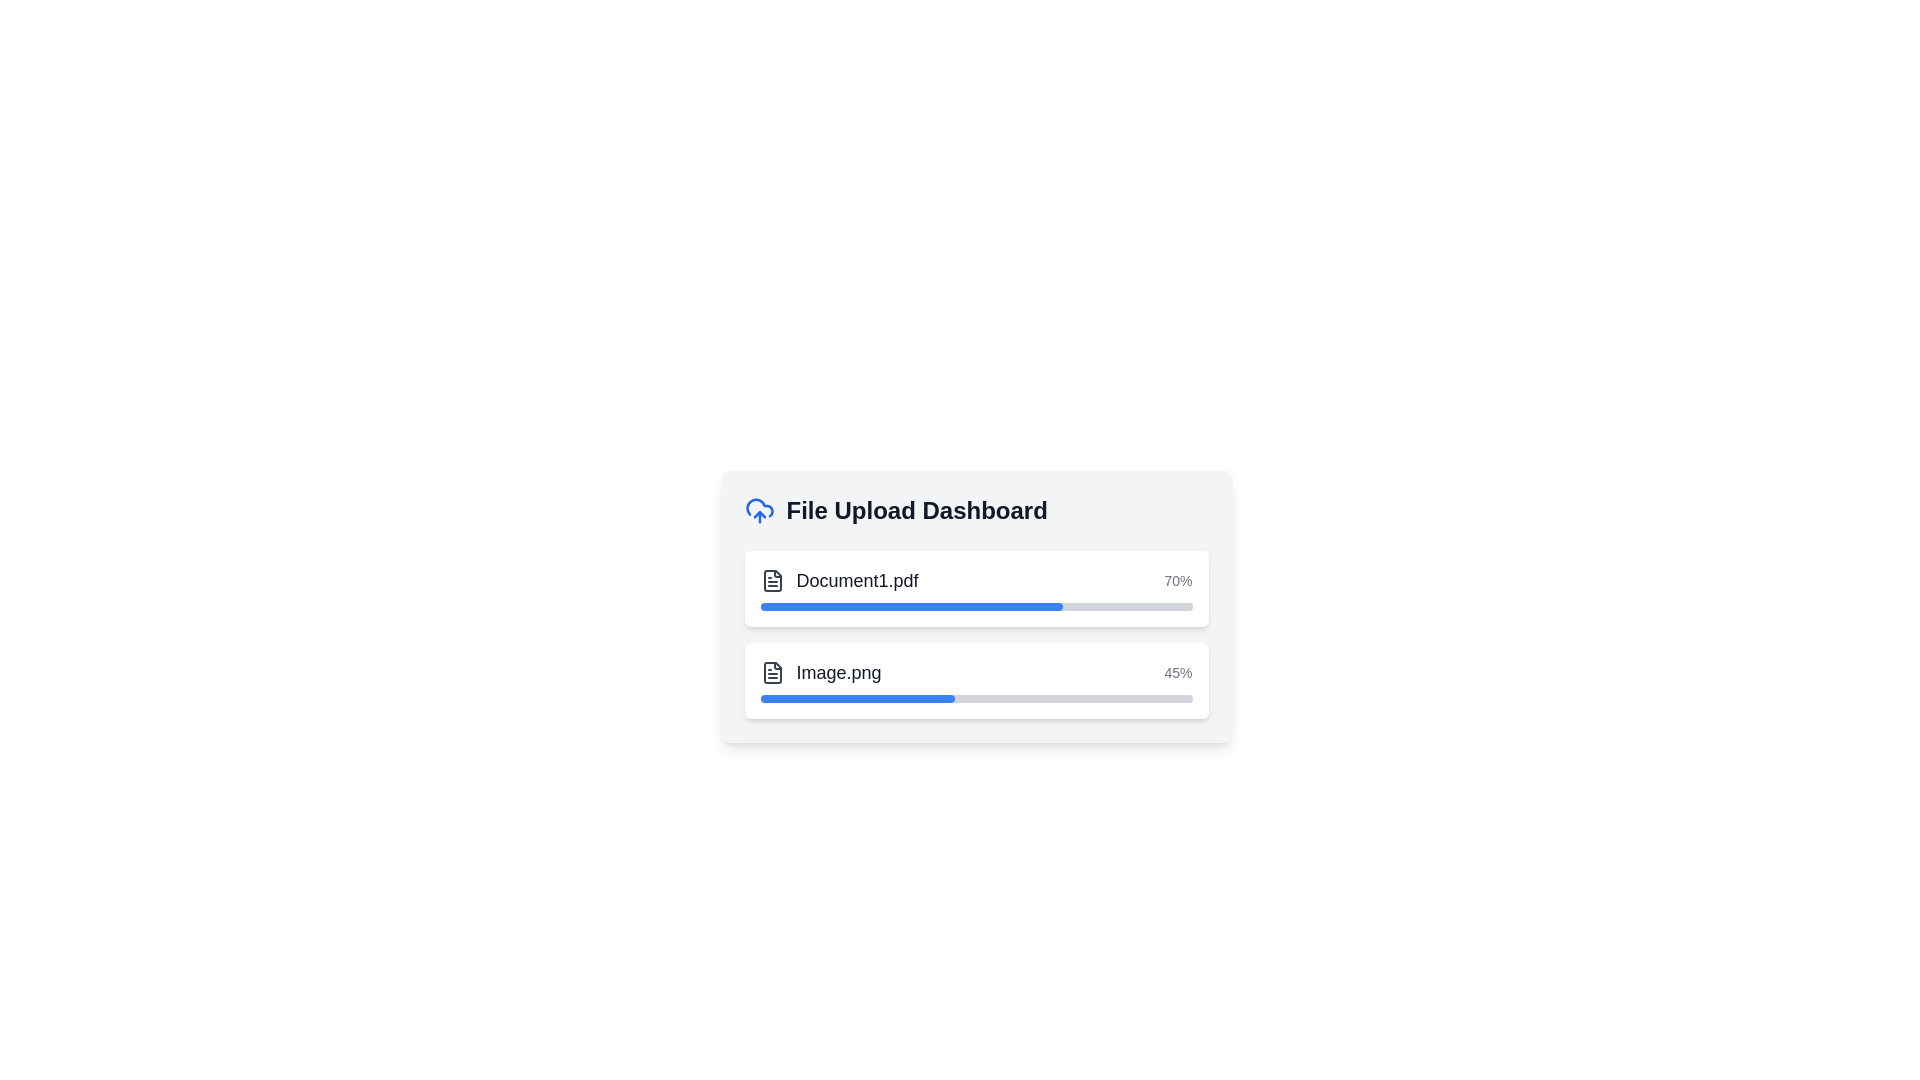 Image resolution: width=1920 pixels, height=1080 pixels. What do you see at coordinates (758, 509) in the screenshot?
I see `the cloud upload icon with a blue stroke located to the left of the 'File Upload Dashboard' text in the header of the dashboard interface` at bounding box center [758, 509].